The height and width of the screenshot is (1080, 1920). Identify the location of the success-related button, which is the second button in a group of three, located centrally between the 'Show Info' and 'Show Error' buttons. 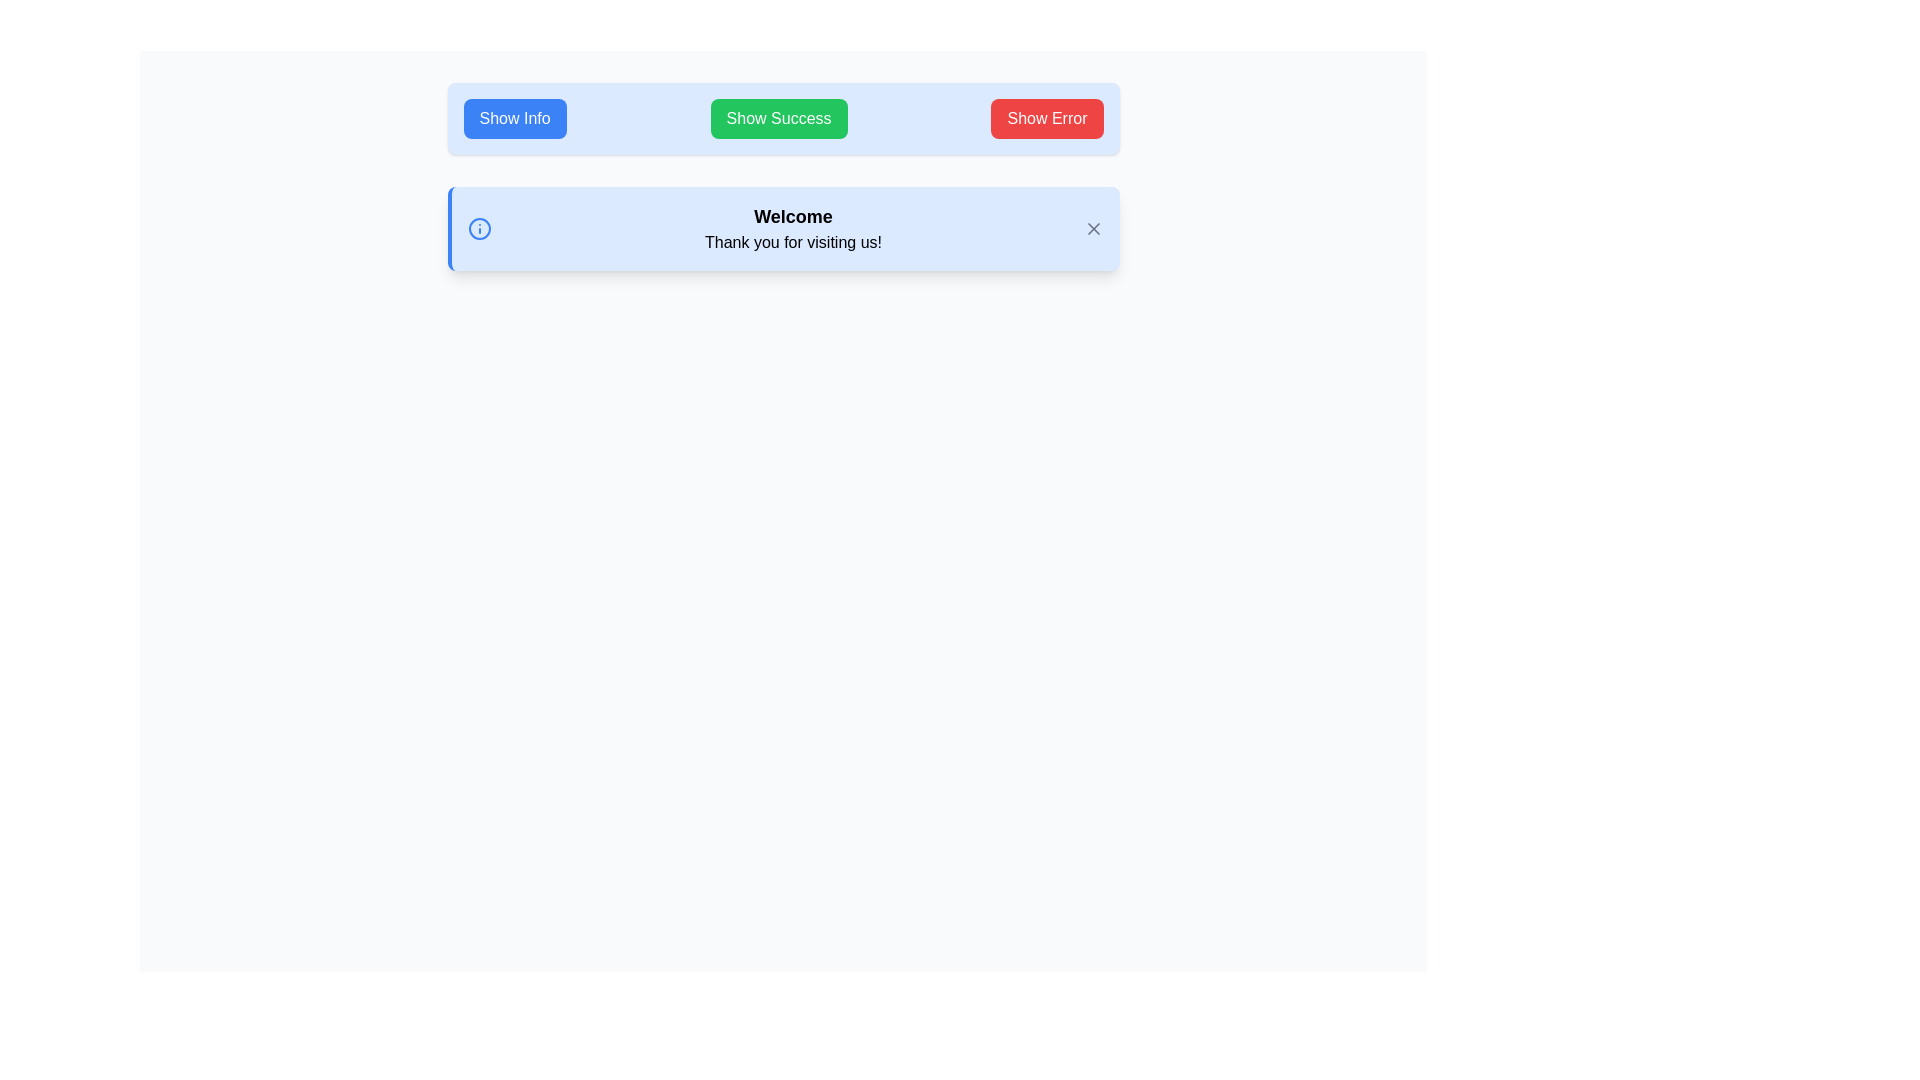
(778, 119).